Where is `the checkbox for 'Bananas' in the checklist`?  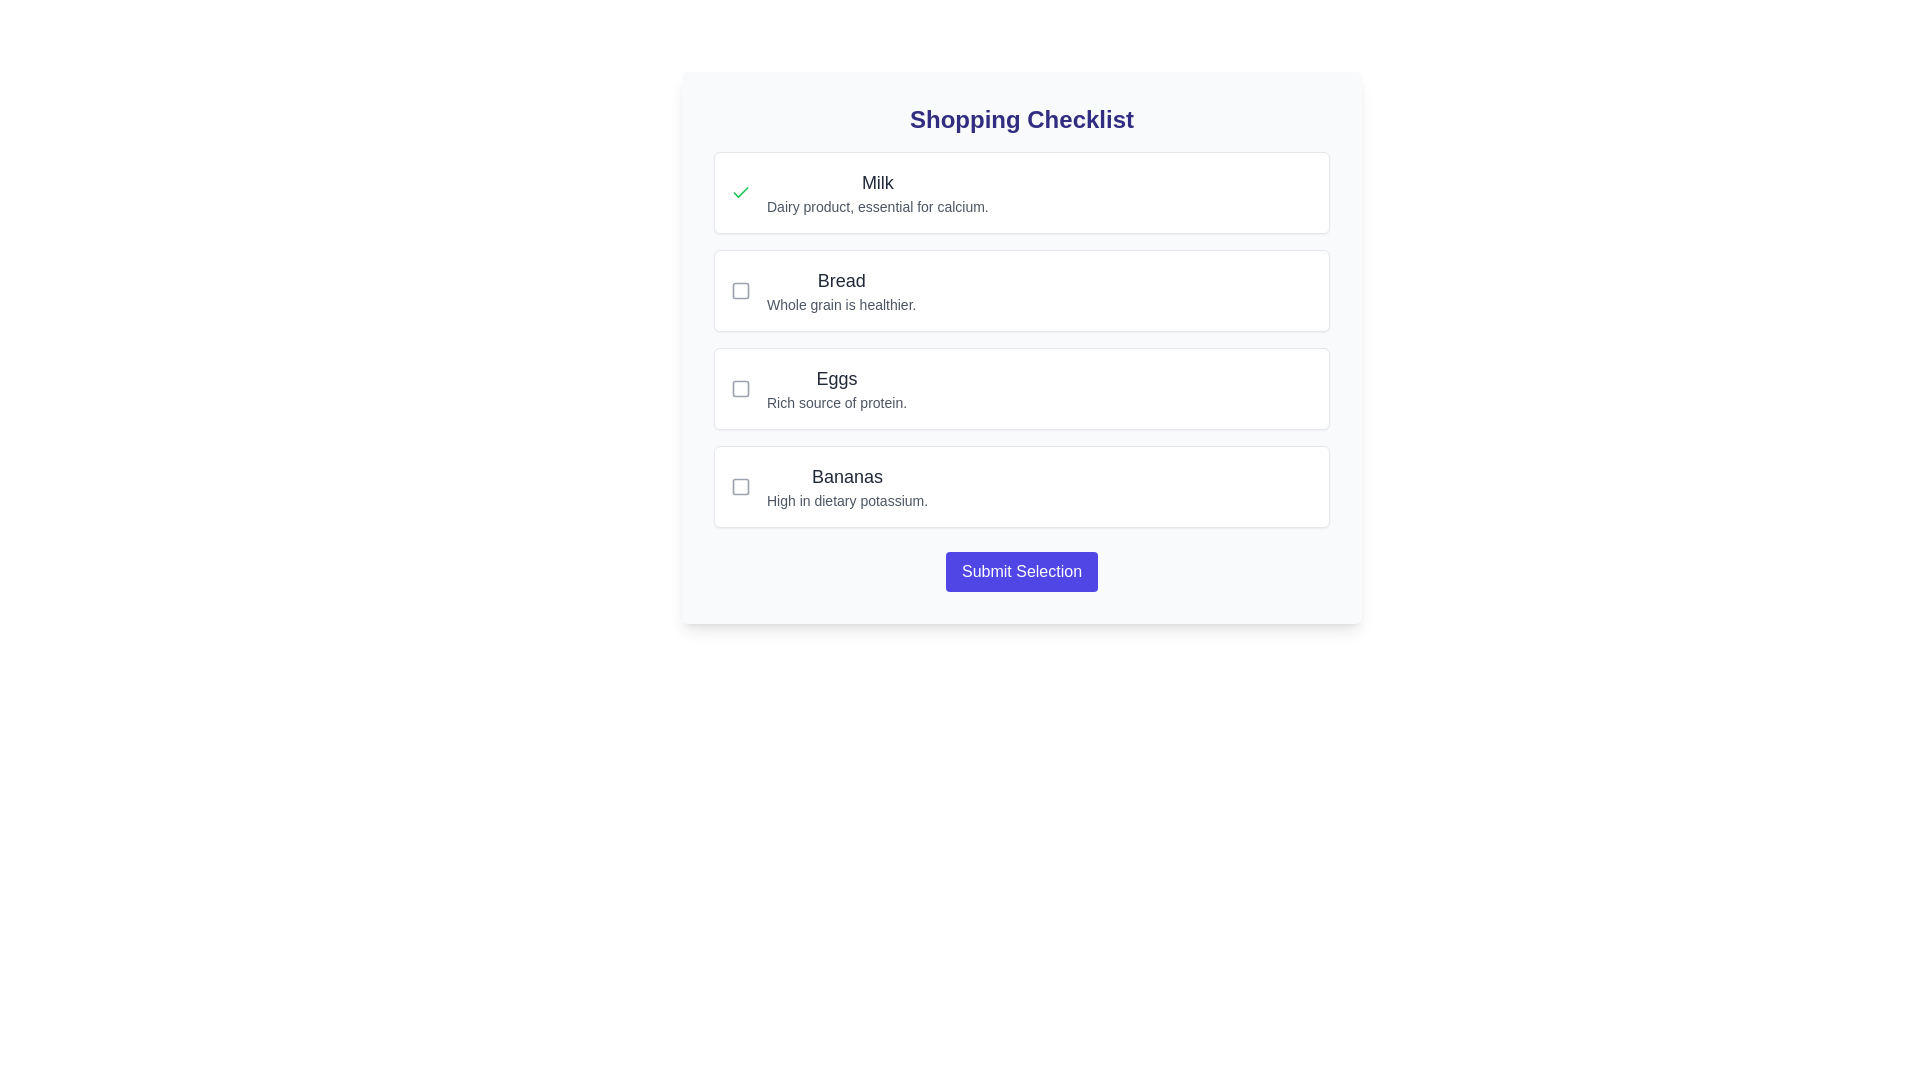 the checkbox for 'Bananas' in the checklist is located at coordinates (829, 486).